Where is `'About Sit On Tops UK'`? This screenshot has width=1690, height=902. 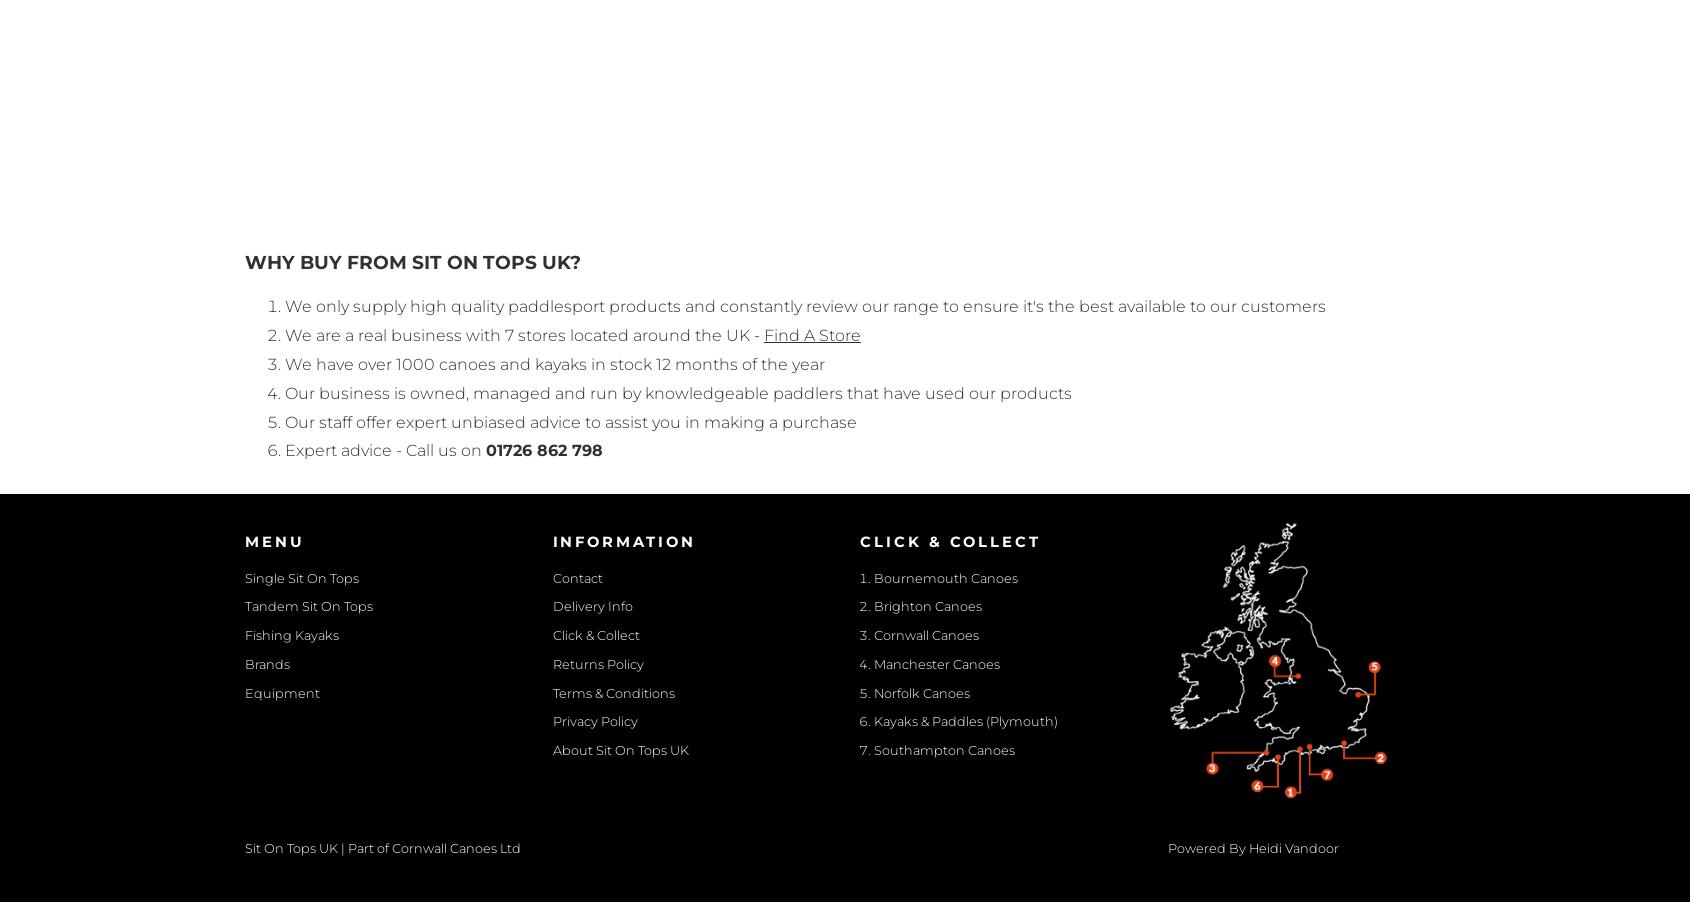 'About Sit On Tops UK' is located at coordinates (620, 750).